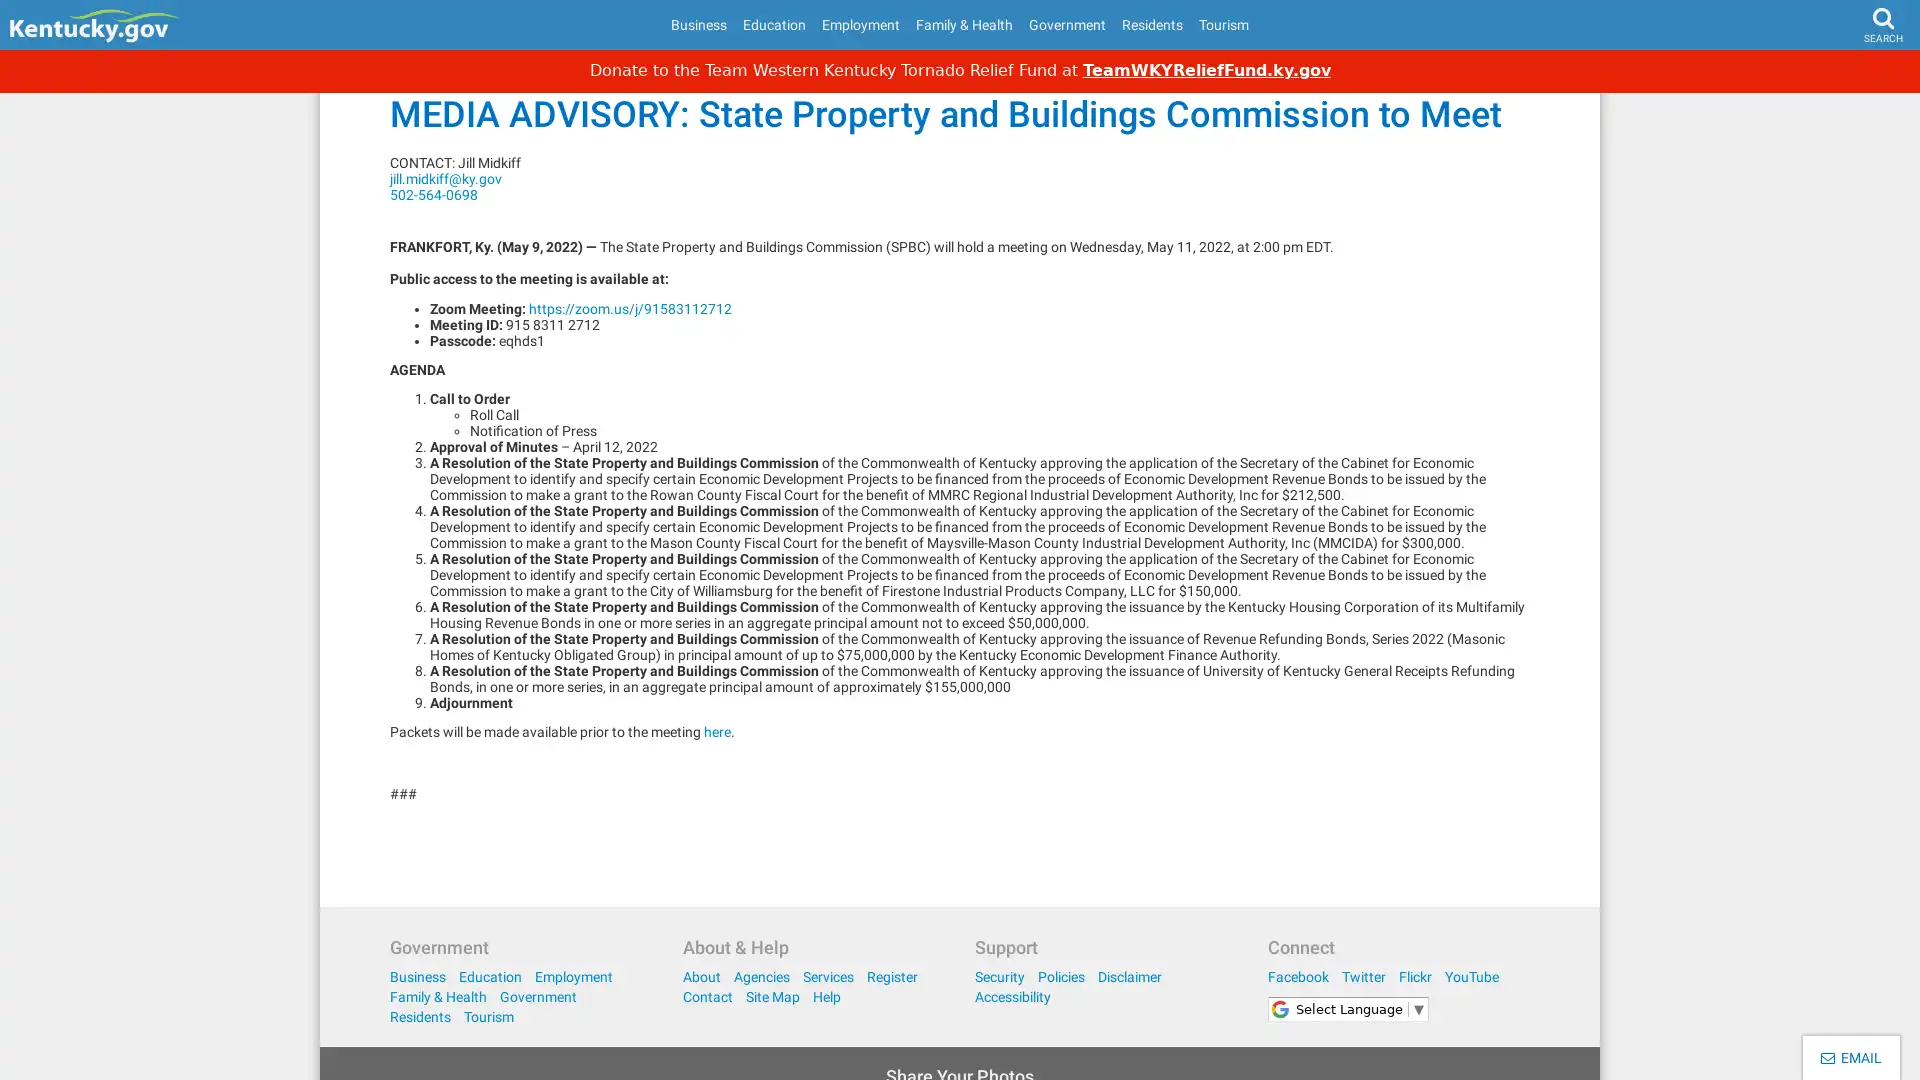  What do you see at coordinates (1845, 76) in the screenshot?
I see `Search` at bounding box center [1845, 76].